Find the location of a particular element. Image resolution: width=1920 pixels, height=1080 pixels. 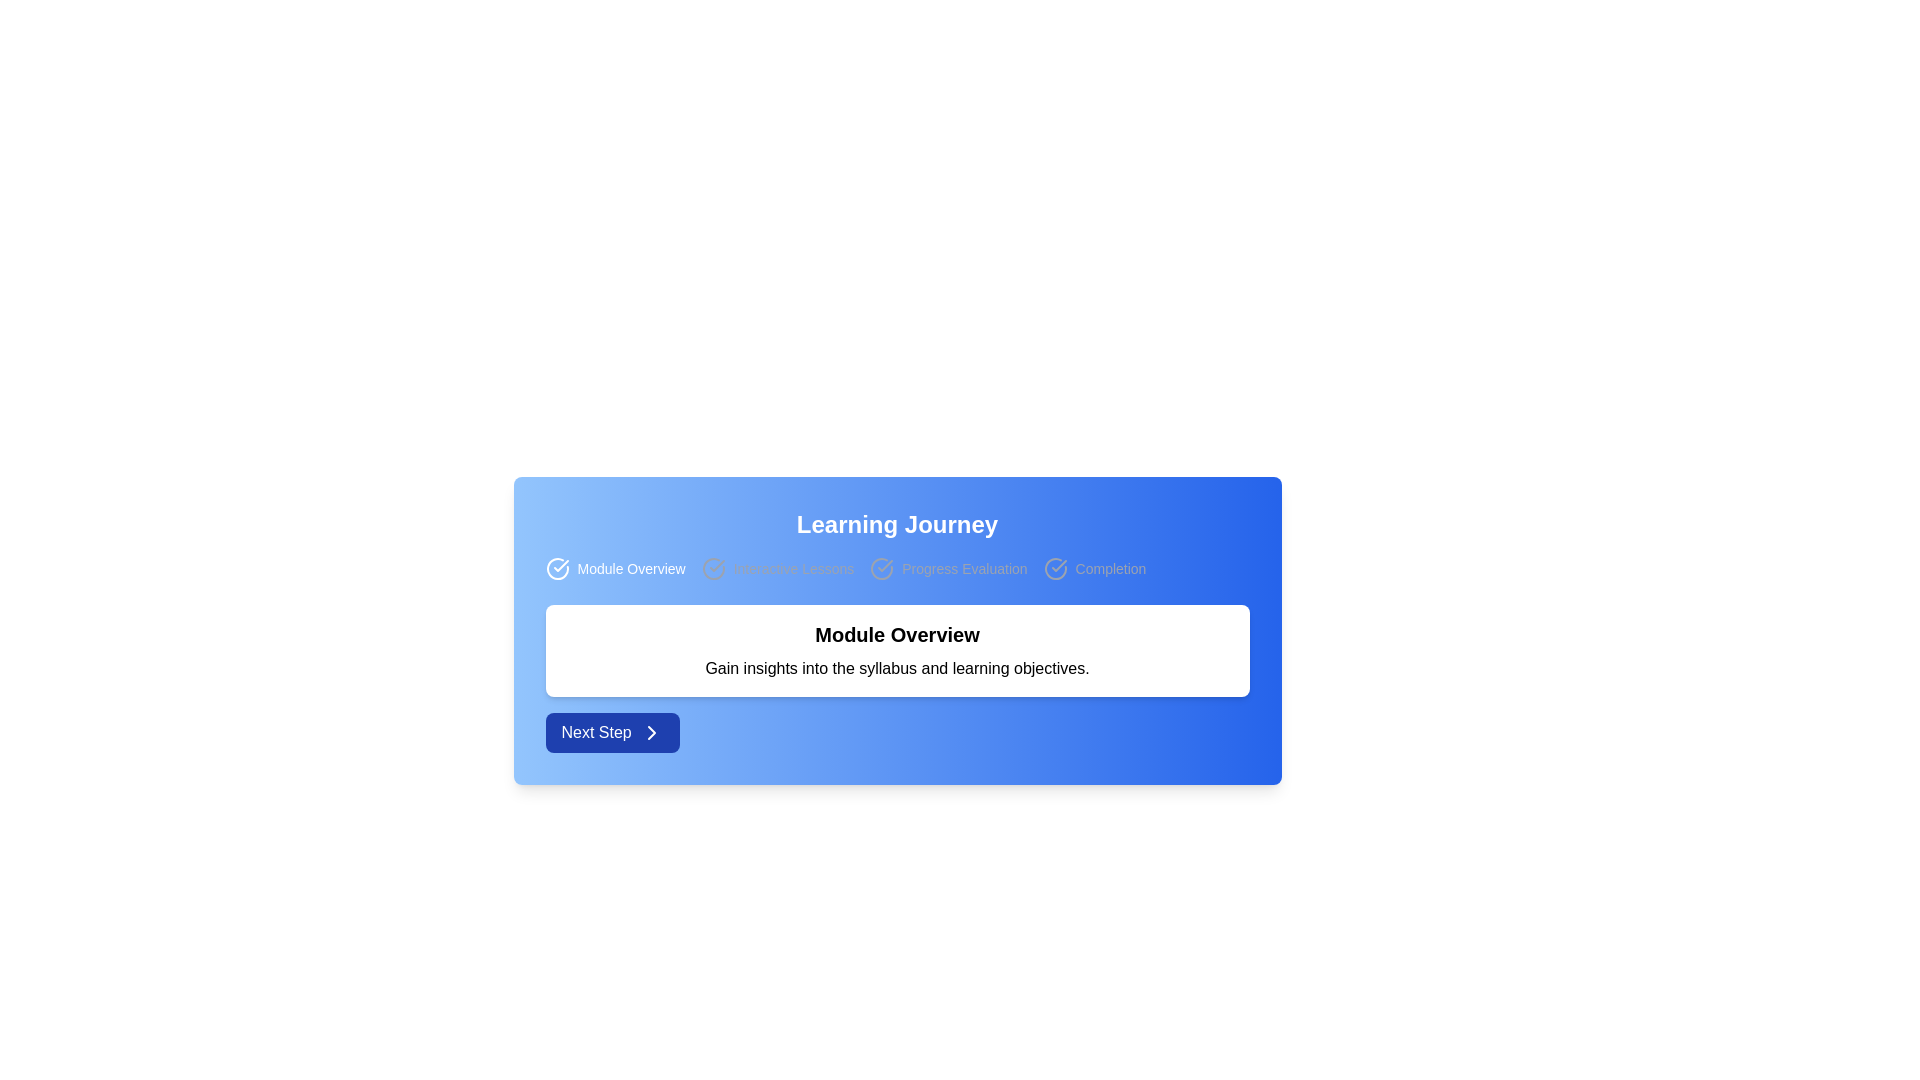

the Label or textual display element that indicates a step or section, positioned to the right of an adjacent checkmark icon is located at coordinates (630, 569).